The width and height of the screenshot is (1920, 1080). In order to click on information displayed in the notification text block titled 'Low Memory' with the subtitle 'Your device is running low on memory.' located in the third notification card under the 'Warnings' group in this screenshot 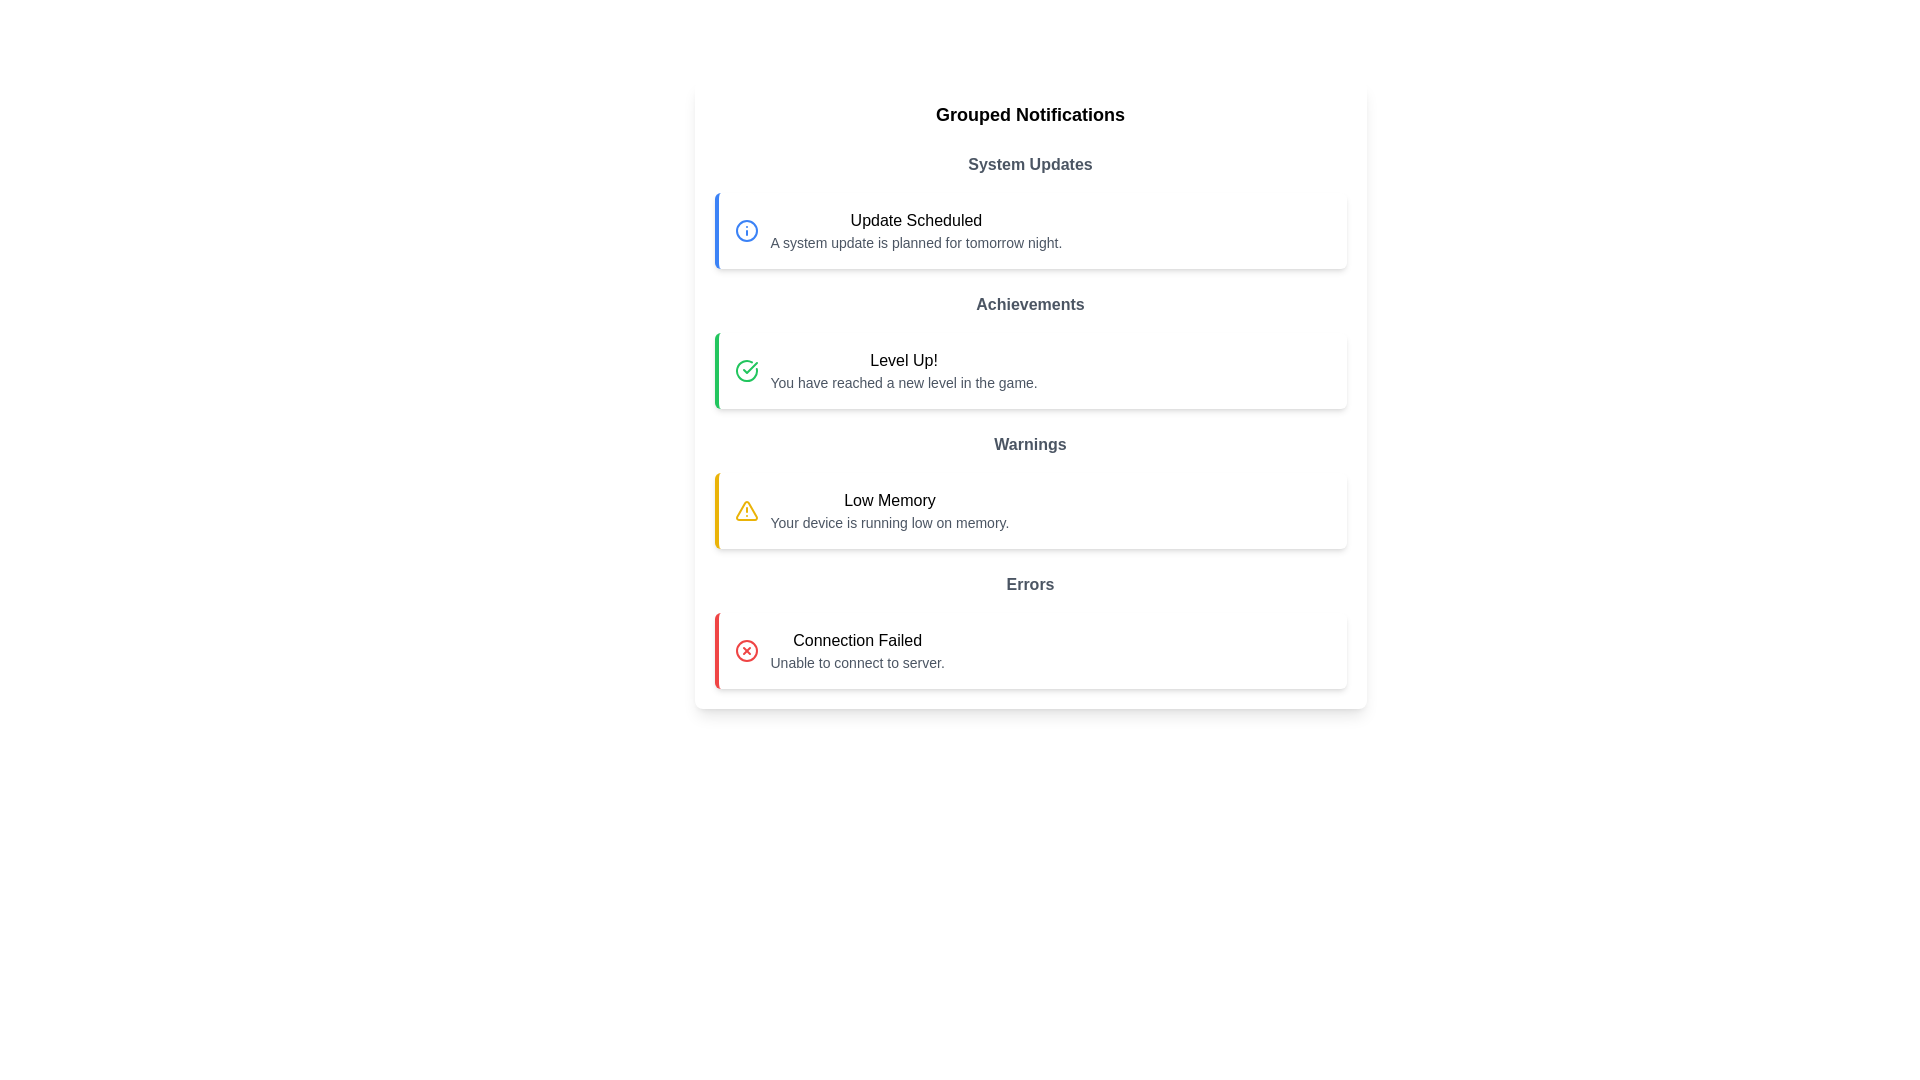, I will do `click(888, 509)`.